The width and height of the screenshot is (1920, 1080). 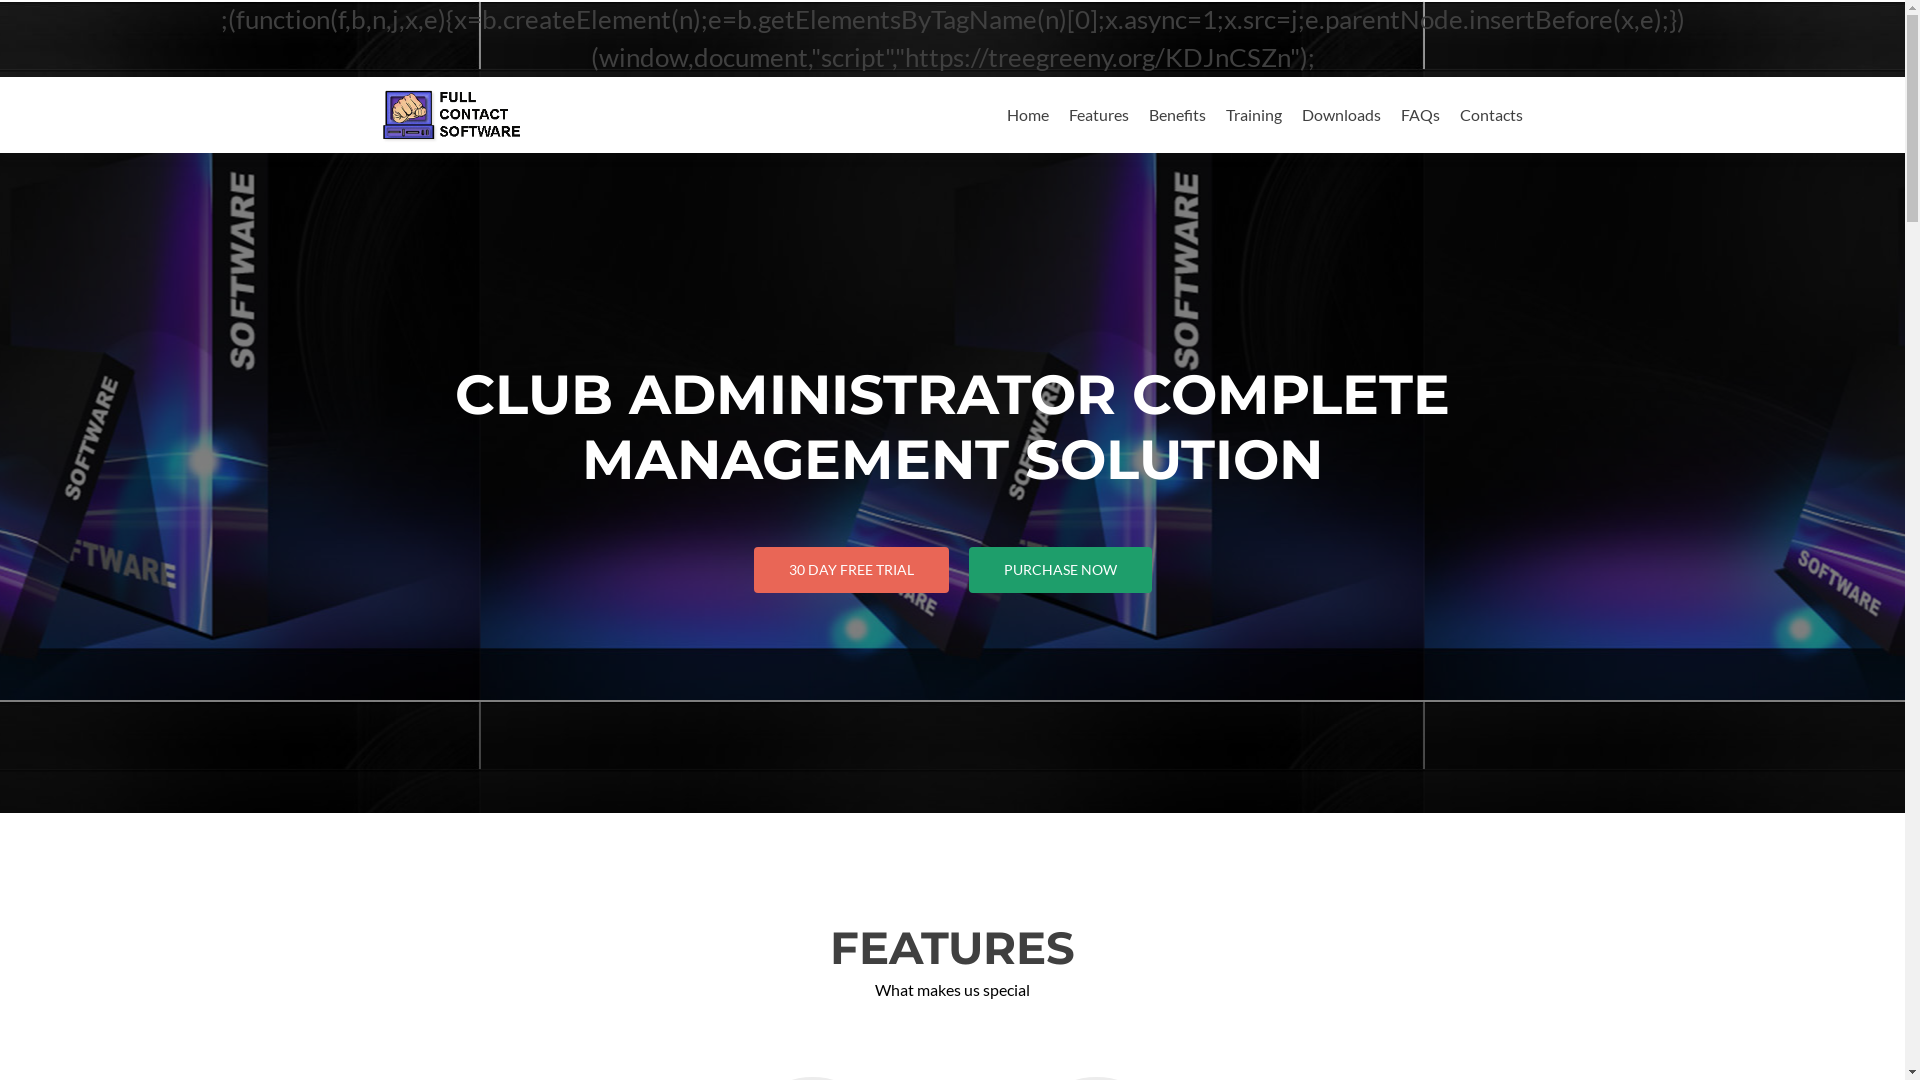 I want to click on 'PURCHASE NOW', so click(x=1058, y=570).